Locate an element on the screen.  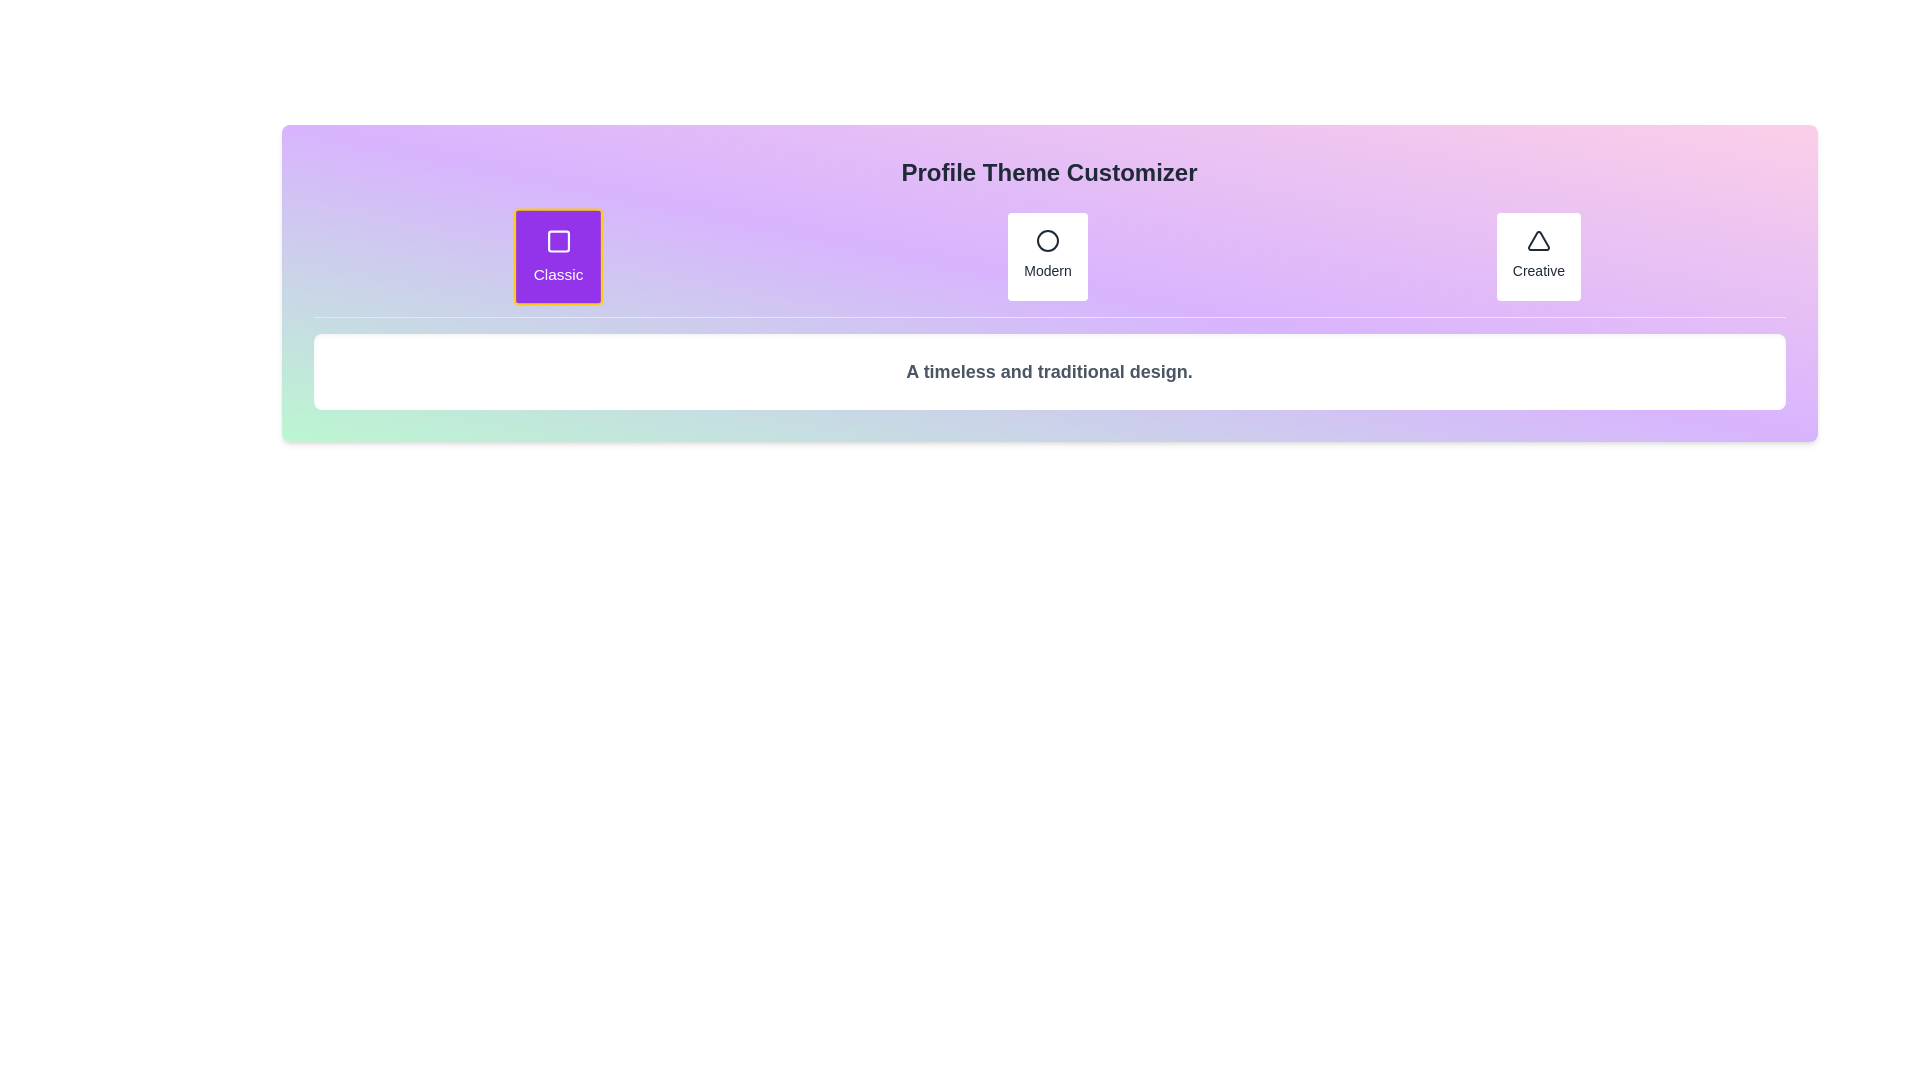
the triangle icon representing the 'Creative' theme located in the top-right section of the interface is located at coordinates (1537, 239).